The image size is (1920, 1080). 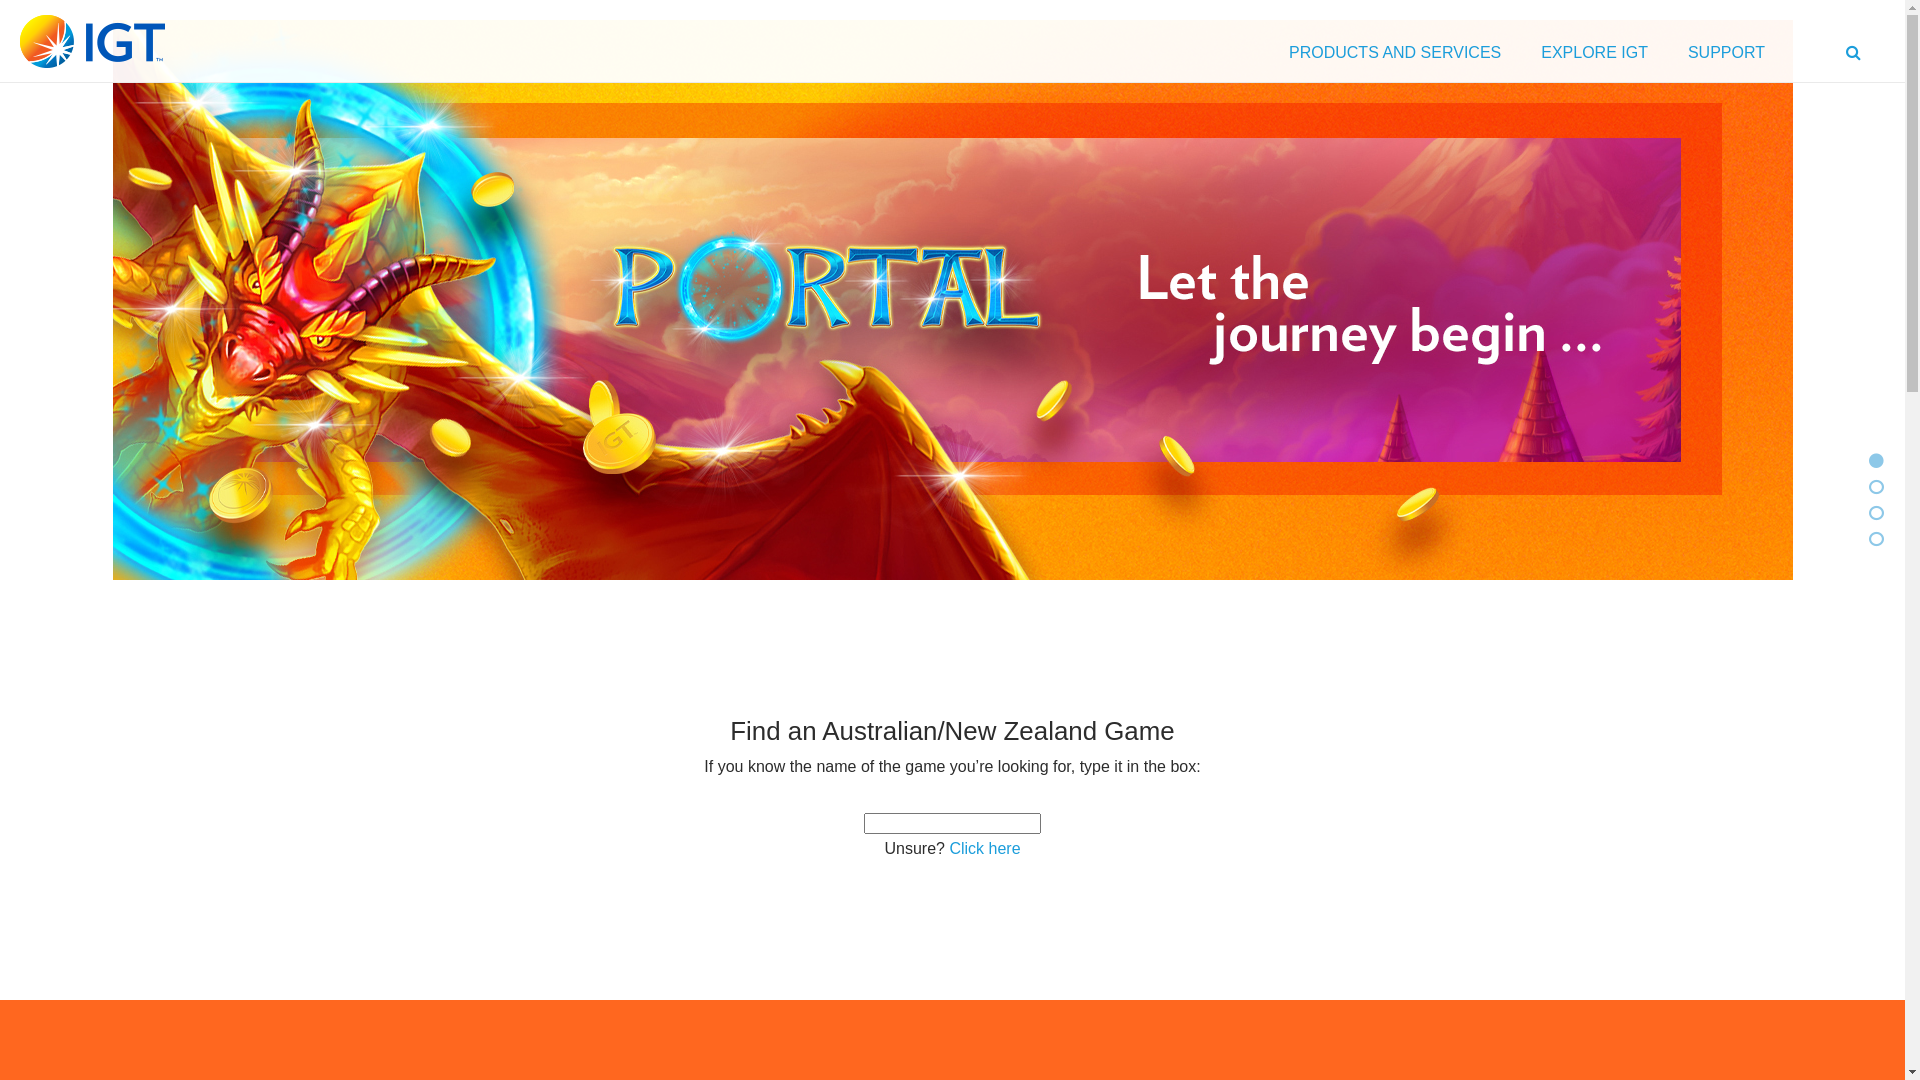 What do you see at coordinates (1725, 56) in the screenshot?
I see `'SUPPORT'` at bounding box center [1725, 56].